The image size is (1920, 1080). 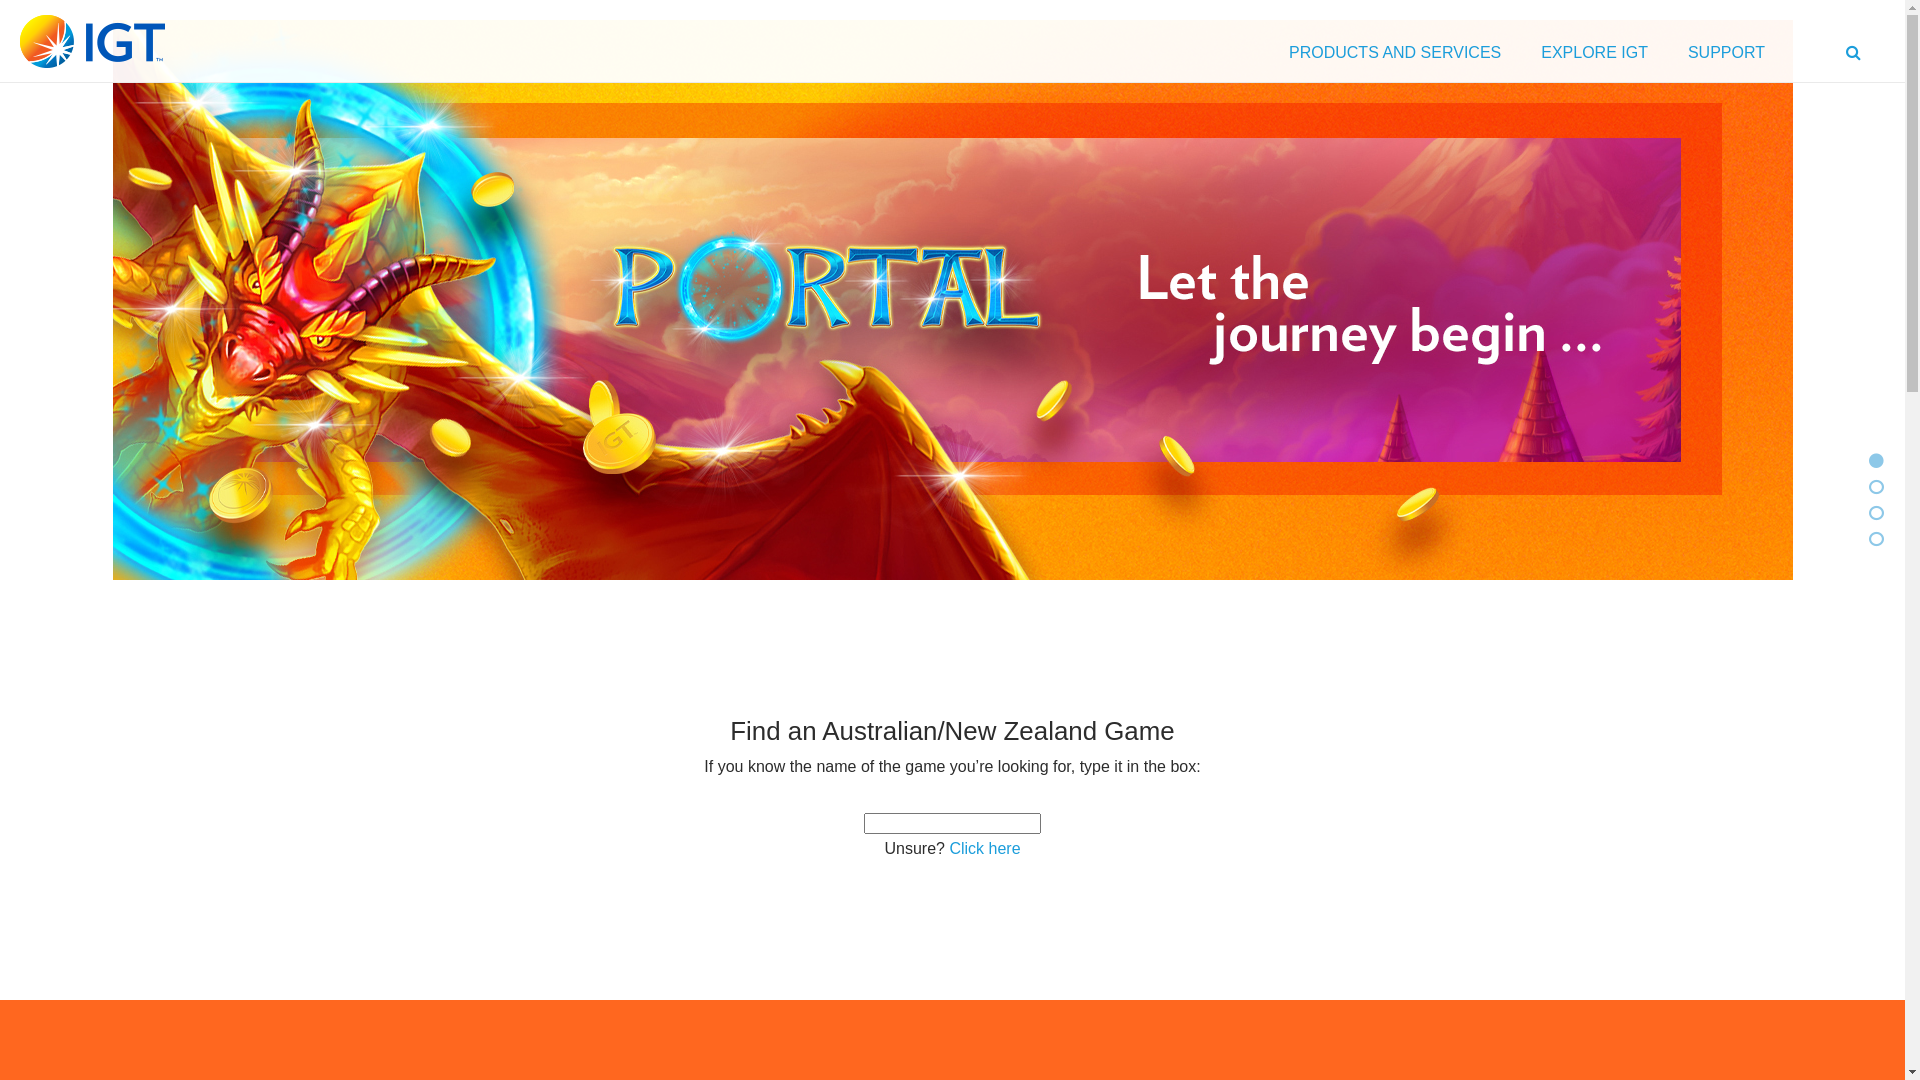 What do you see at coordinates (1725, 56) in the screenshot?
I see `'SUPPORT'` at bounding box center [1725, 56].